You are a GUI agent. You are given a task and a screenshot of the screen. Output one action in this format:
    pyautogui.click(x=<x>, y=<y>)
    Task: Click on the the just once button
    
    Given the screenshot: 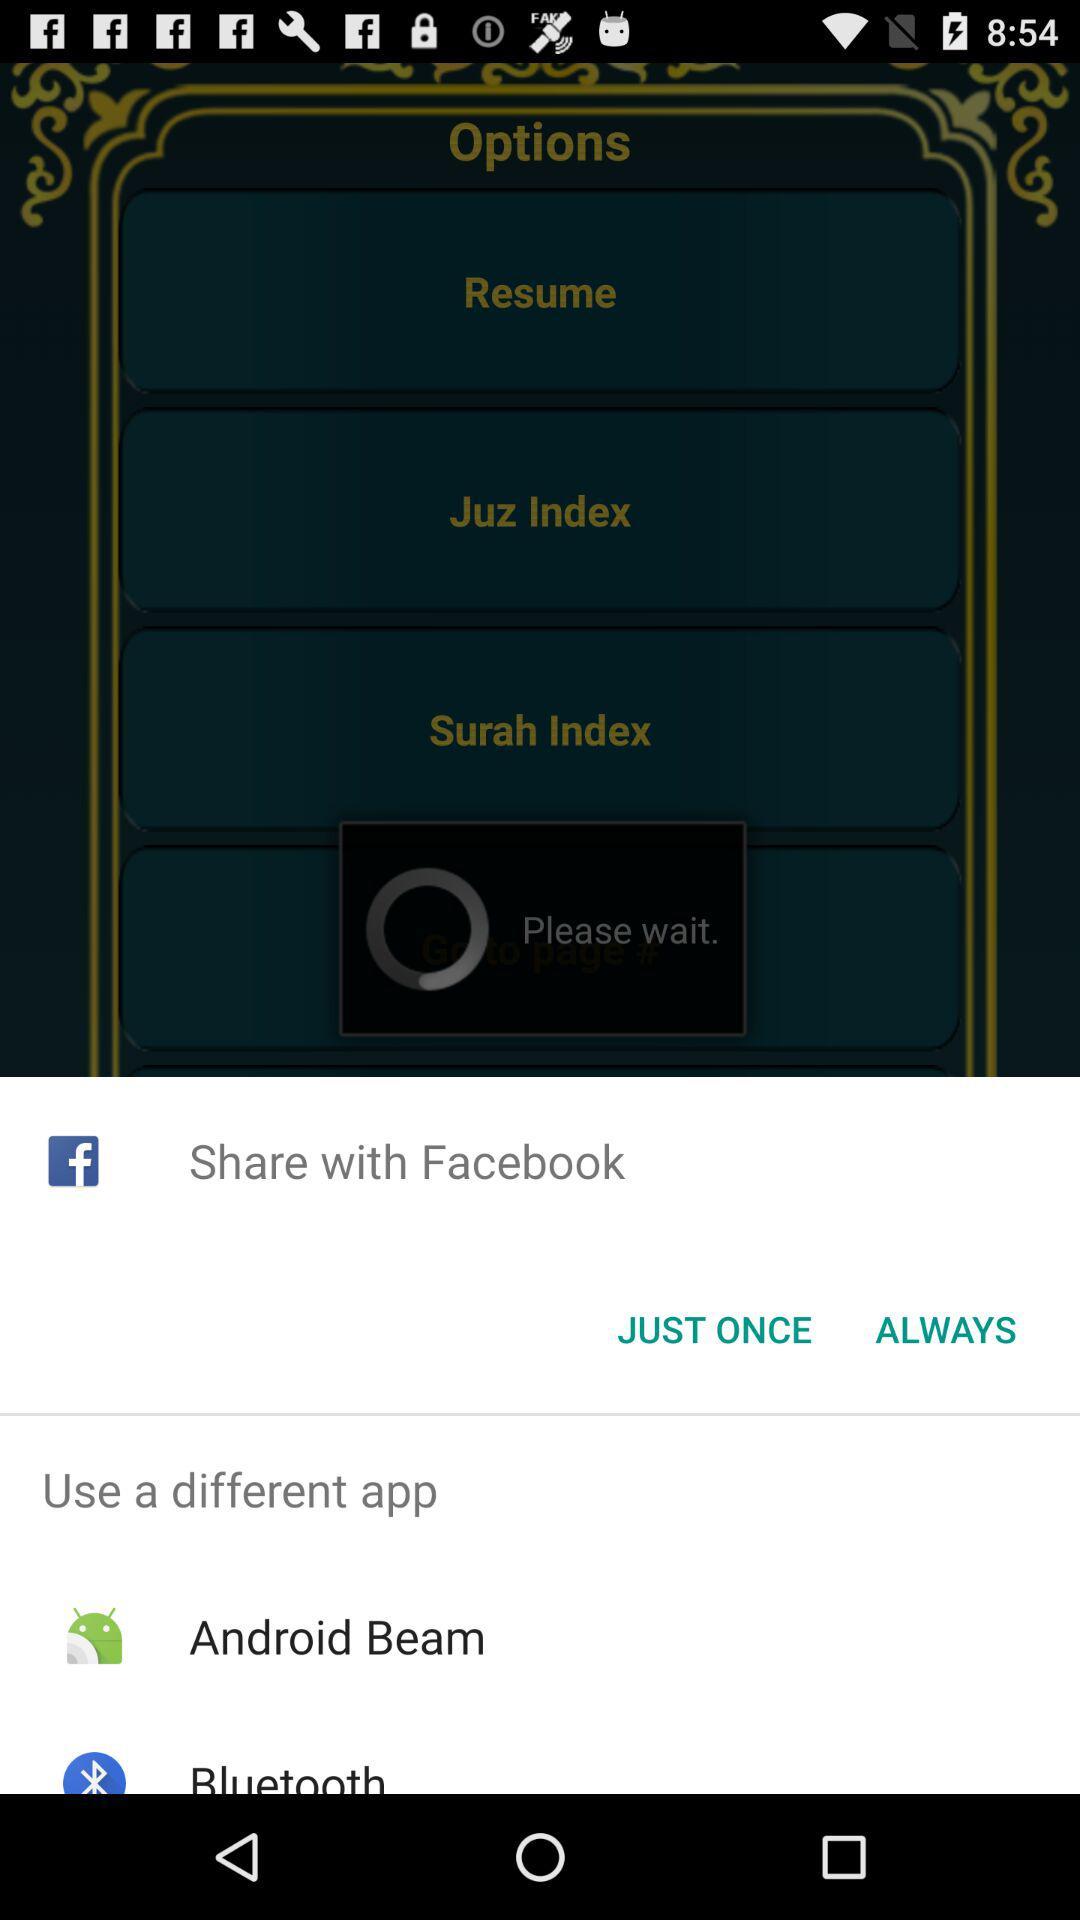 What is the action you would take?
    pyautogui.click(x=713, y=1329)
    